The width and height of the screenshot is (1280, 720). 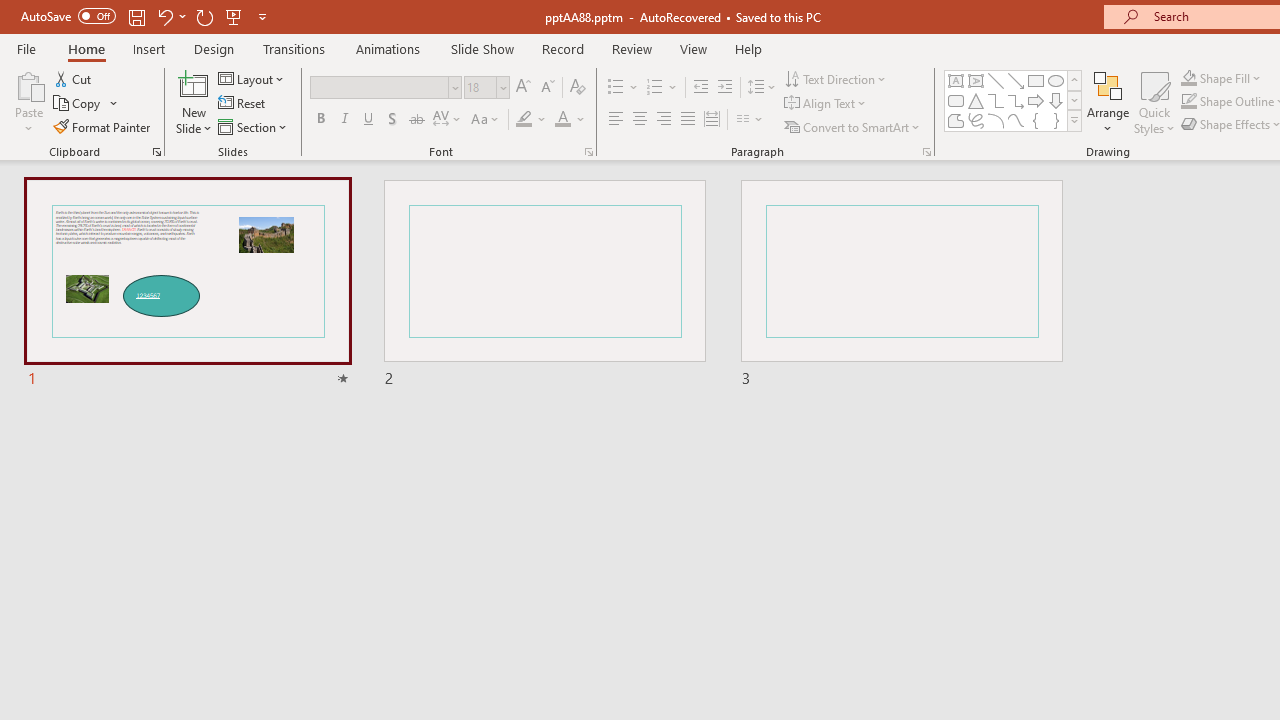 What do you see at coordinates (576, 86) in the screenshot?
I see `'Clear Formatting'` at bounding box center [576, 86].